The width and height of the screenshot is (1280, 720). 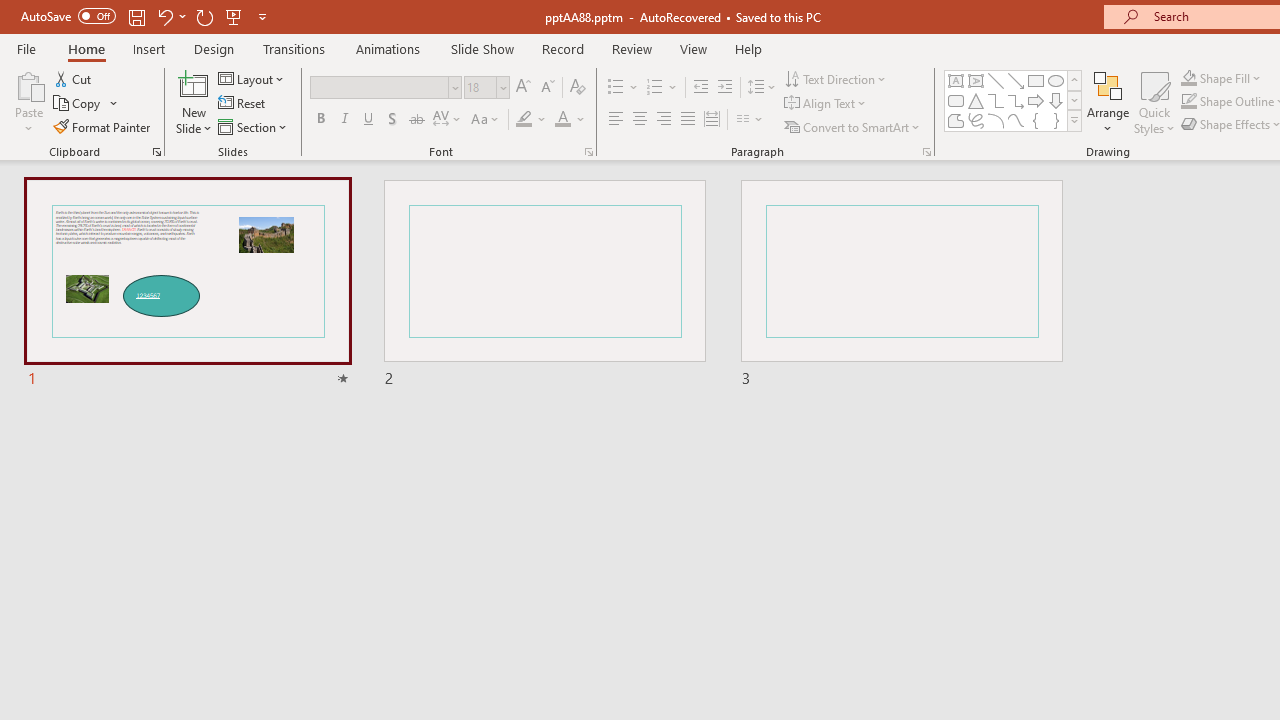 What do you see at coordinates (576, 86) in the screenshot?
I see `'Clear Formatting'` at bounding box center [576, 86].